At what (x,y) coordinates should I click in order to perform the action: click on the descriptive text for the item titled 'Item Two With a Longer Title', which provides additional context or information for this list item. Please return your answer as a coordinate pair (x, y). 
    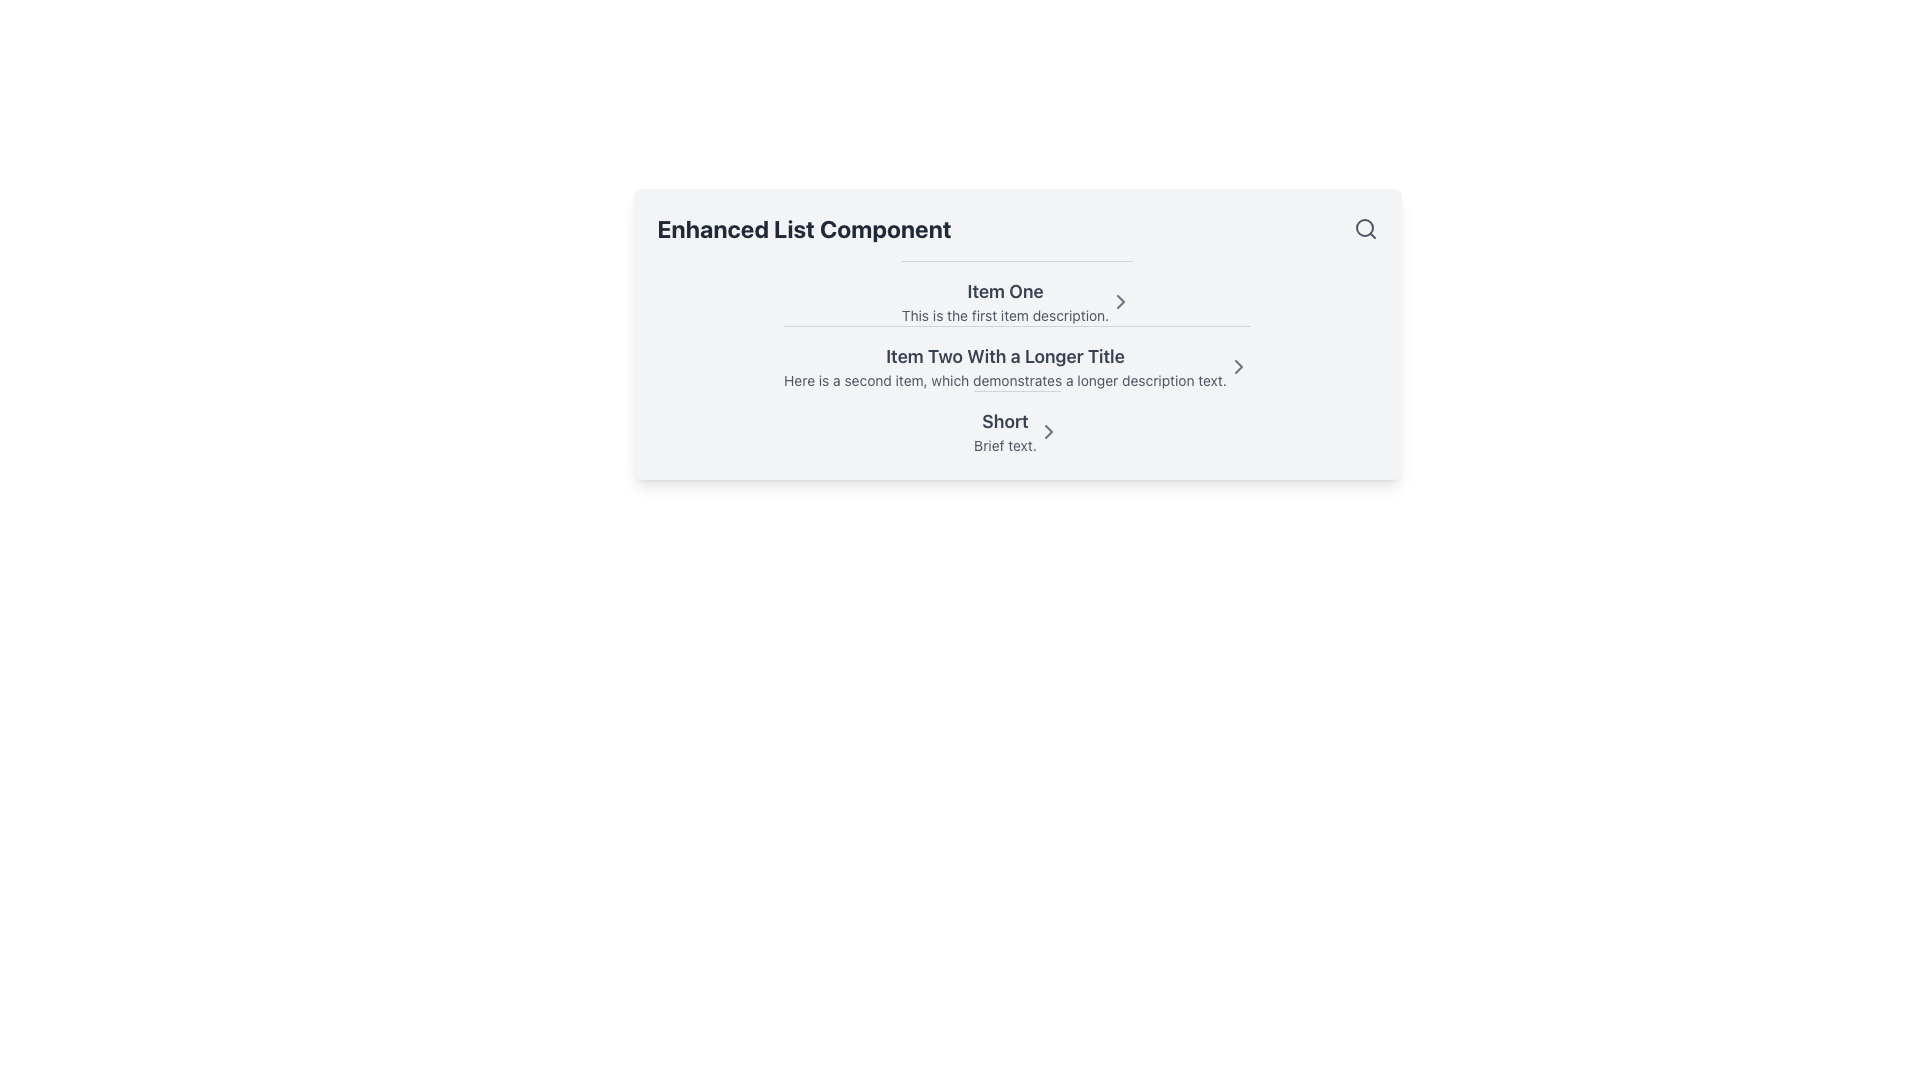
    Looking at the image, I should click on (1005, 381).